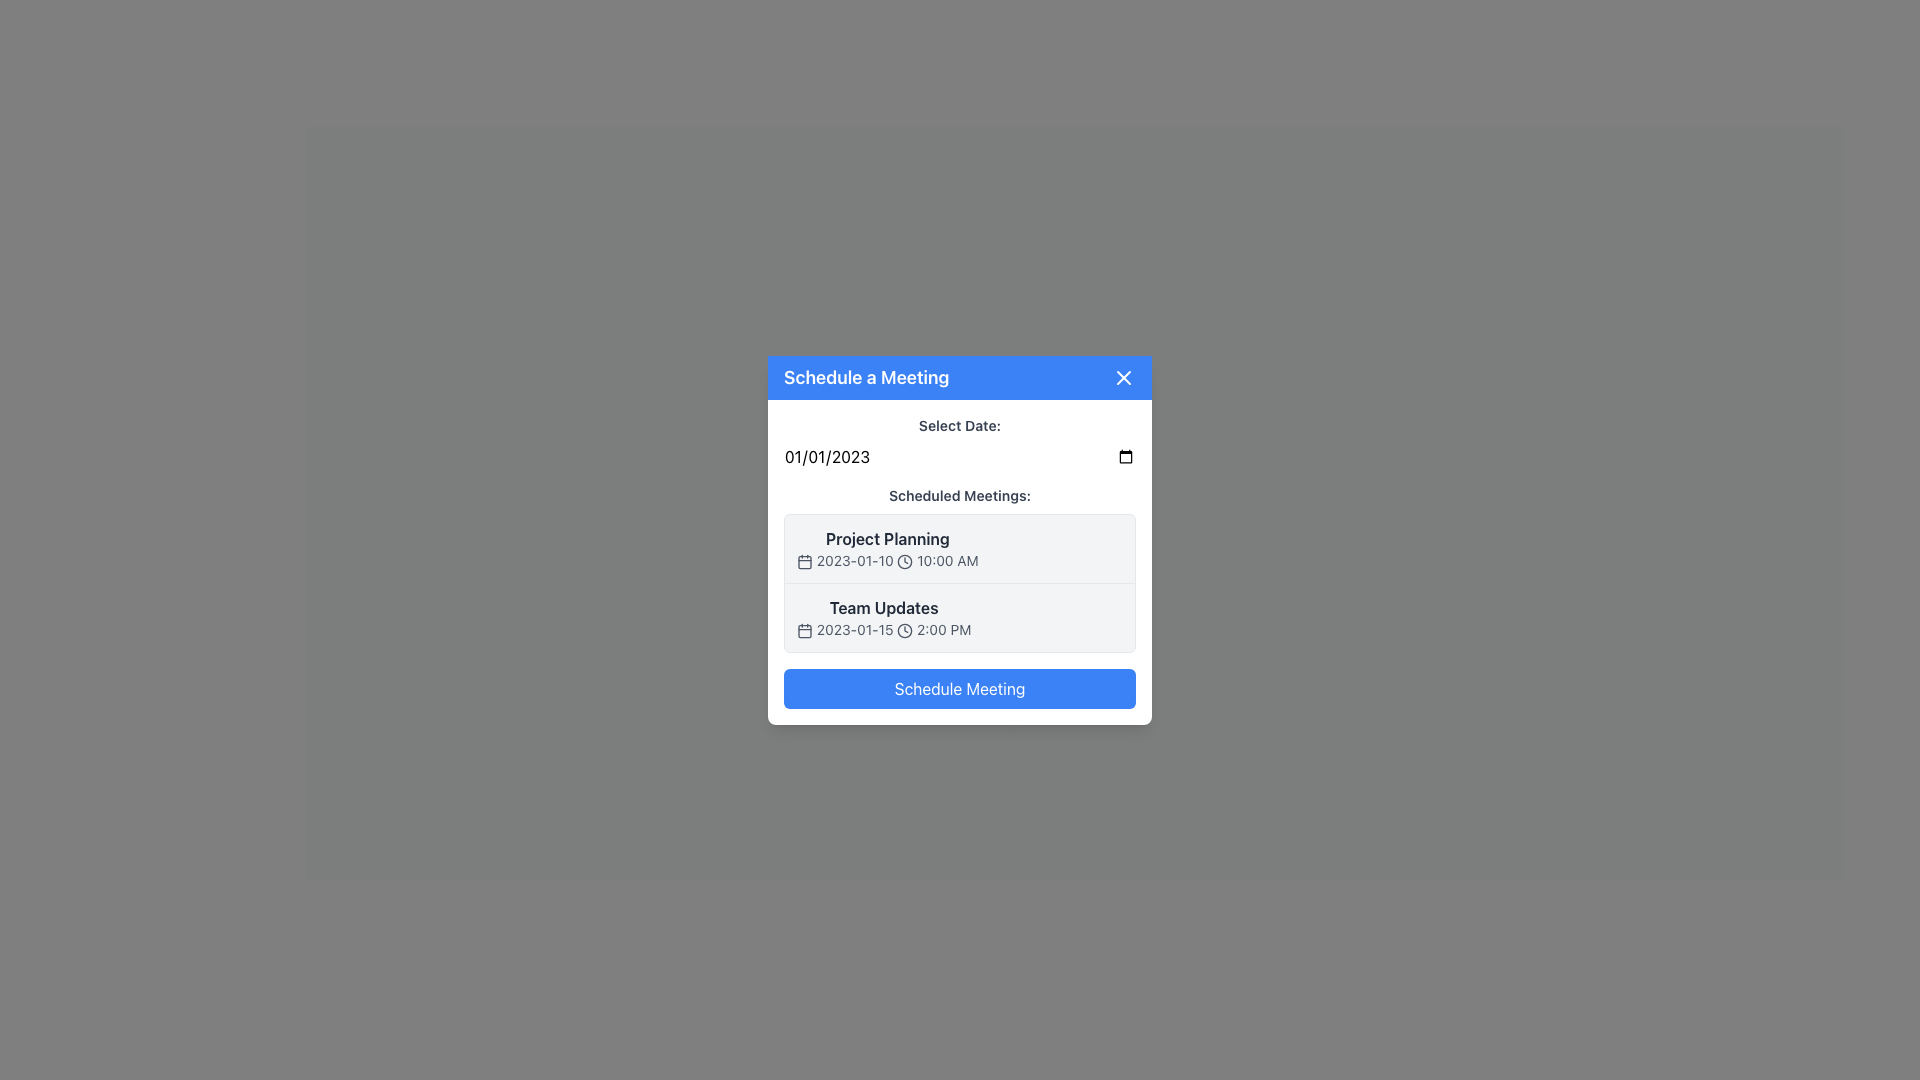 This screenshot has height=1080, width=1920. I want to click on the compact clock icon located slightly to the left of '2:00 PM' in the 'Team Updates' entry within the 'Scheduled Meetings' section of the 'Schedule a Meeting' modal, so click(904, 630).